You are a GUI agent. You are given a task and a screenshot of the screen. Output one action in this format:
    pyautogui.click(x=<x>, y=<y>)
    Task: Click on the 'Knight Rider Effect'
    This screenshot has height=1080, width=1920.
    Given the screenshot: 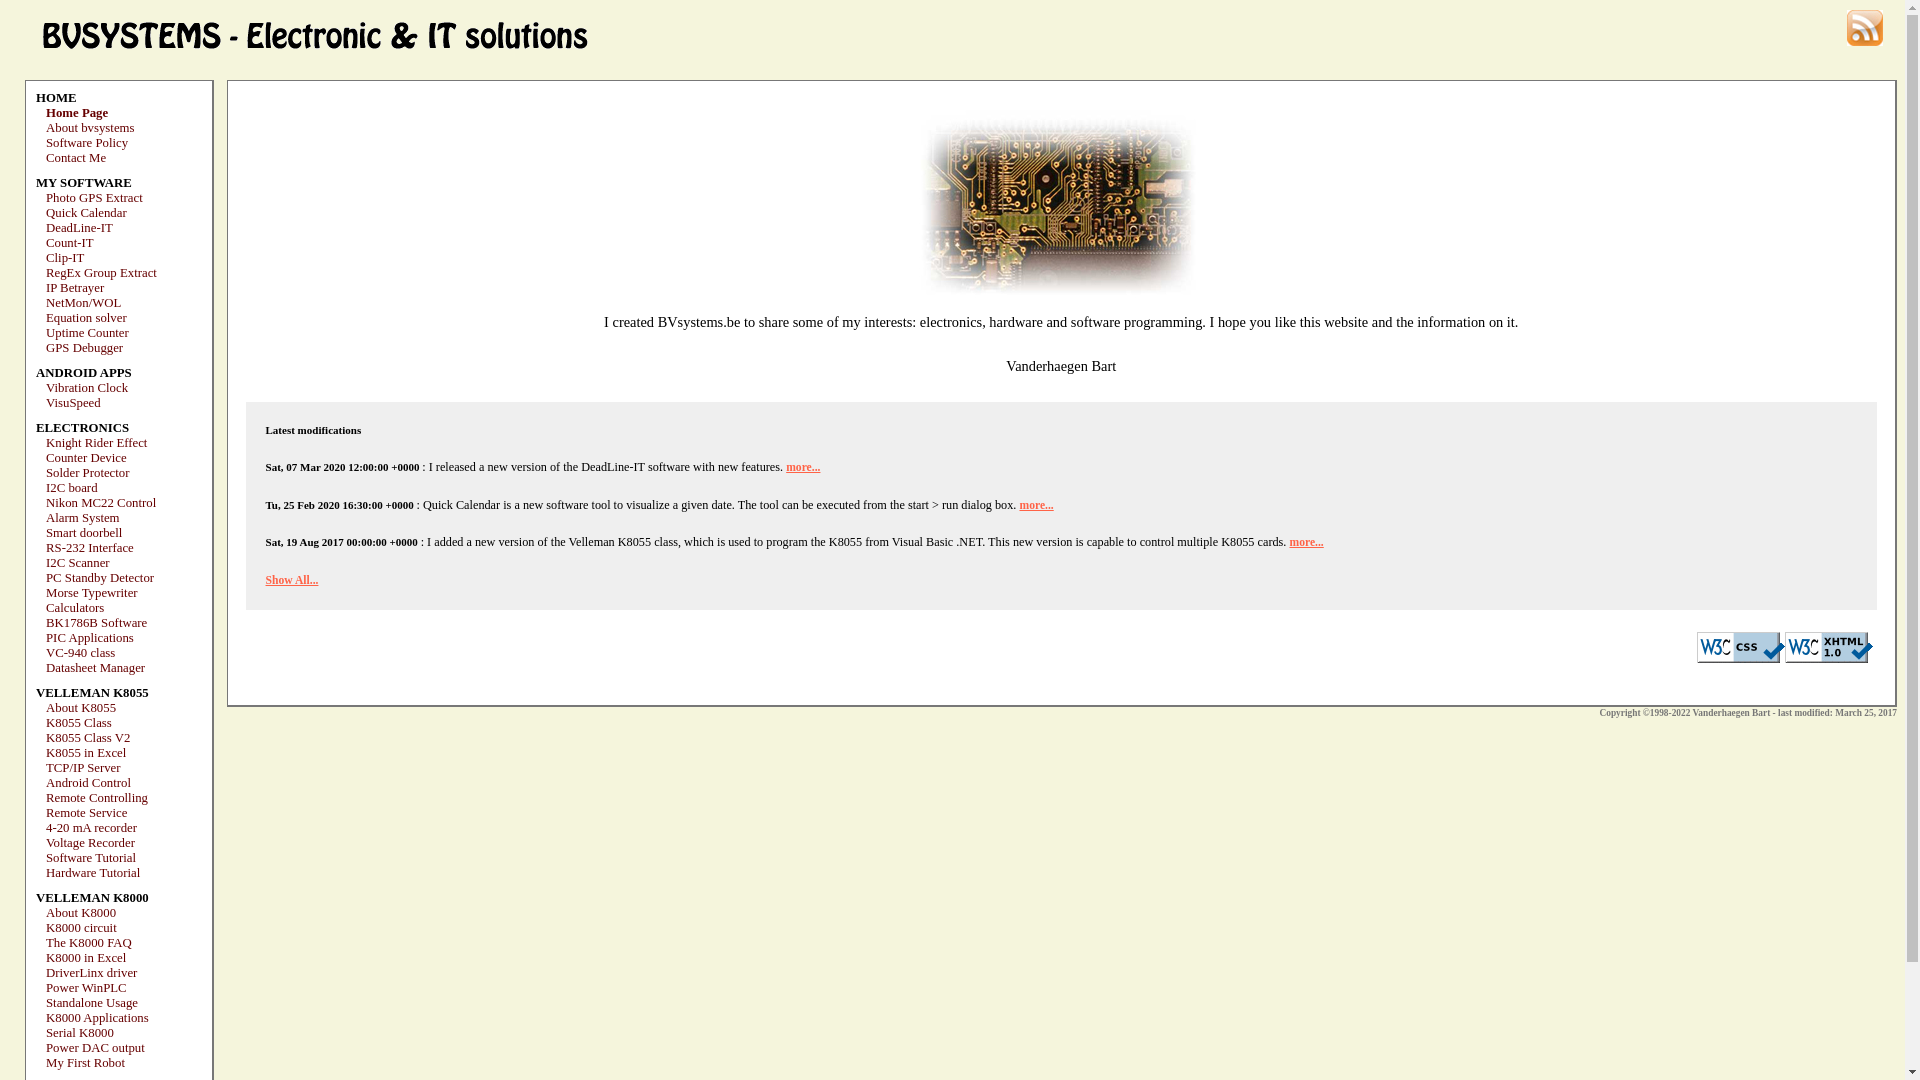 What is the action you would take?
    pyautogui.click(x=95, y=442)
    